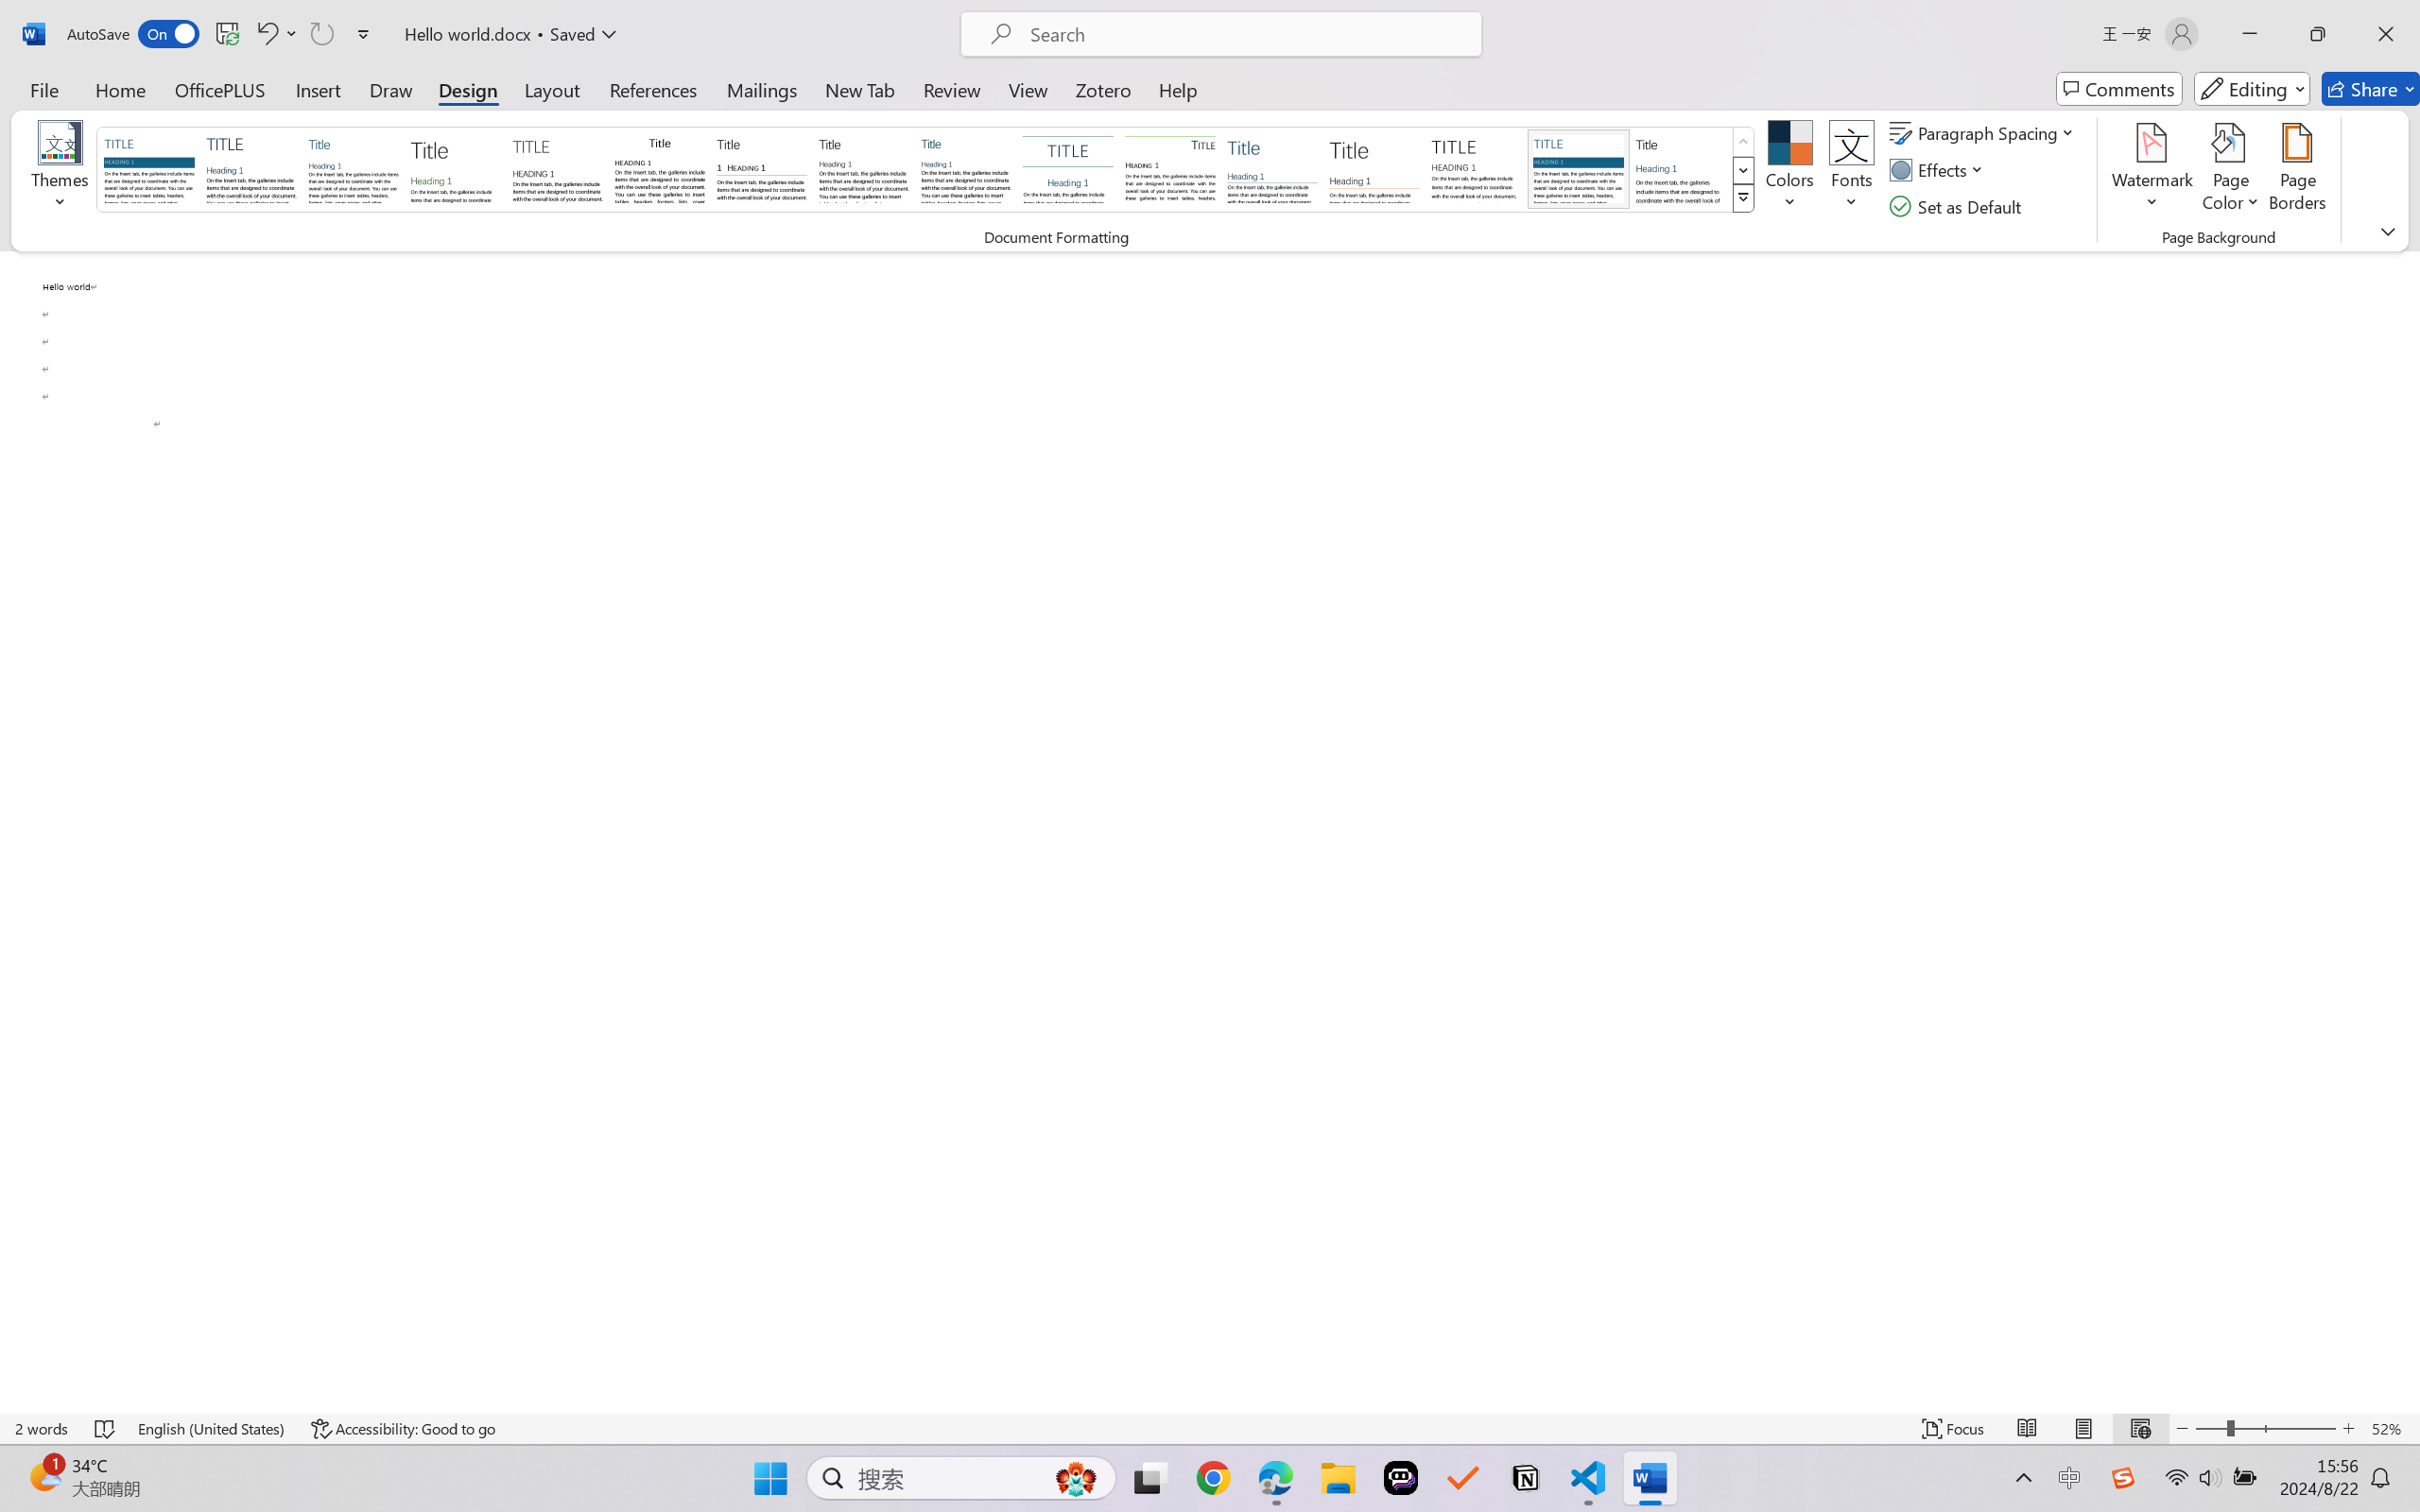 The width and height of the screenshot is (2420, 1512). Describe the element at coordinates (274, 33) in the screenshot. I see `'Undo Apply Quick Style Set'` at that location.